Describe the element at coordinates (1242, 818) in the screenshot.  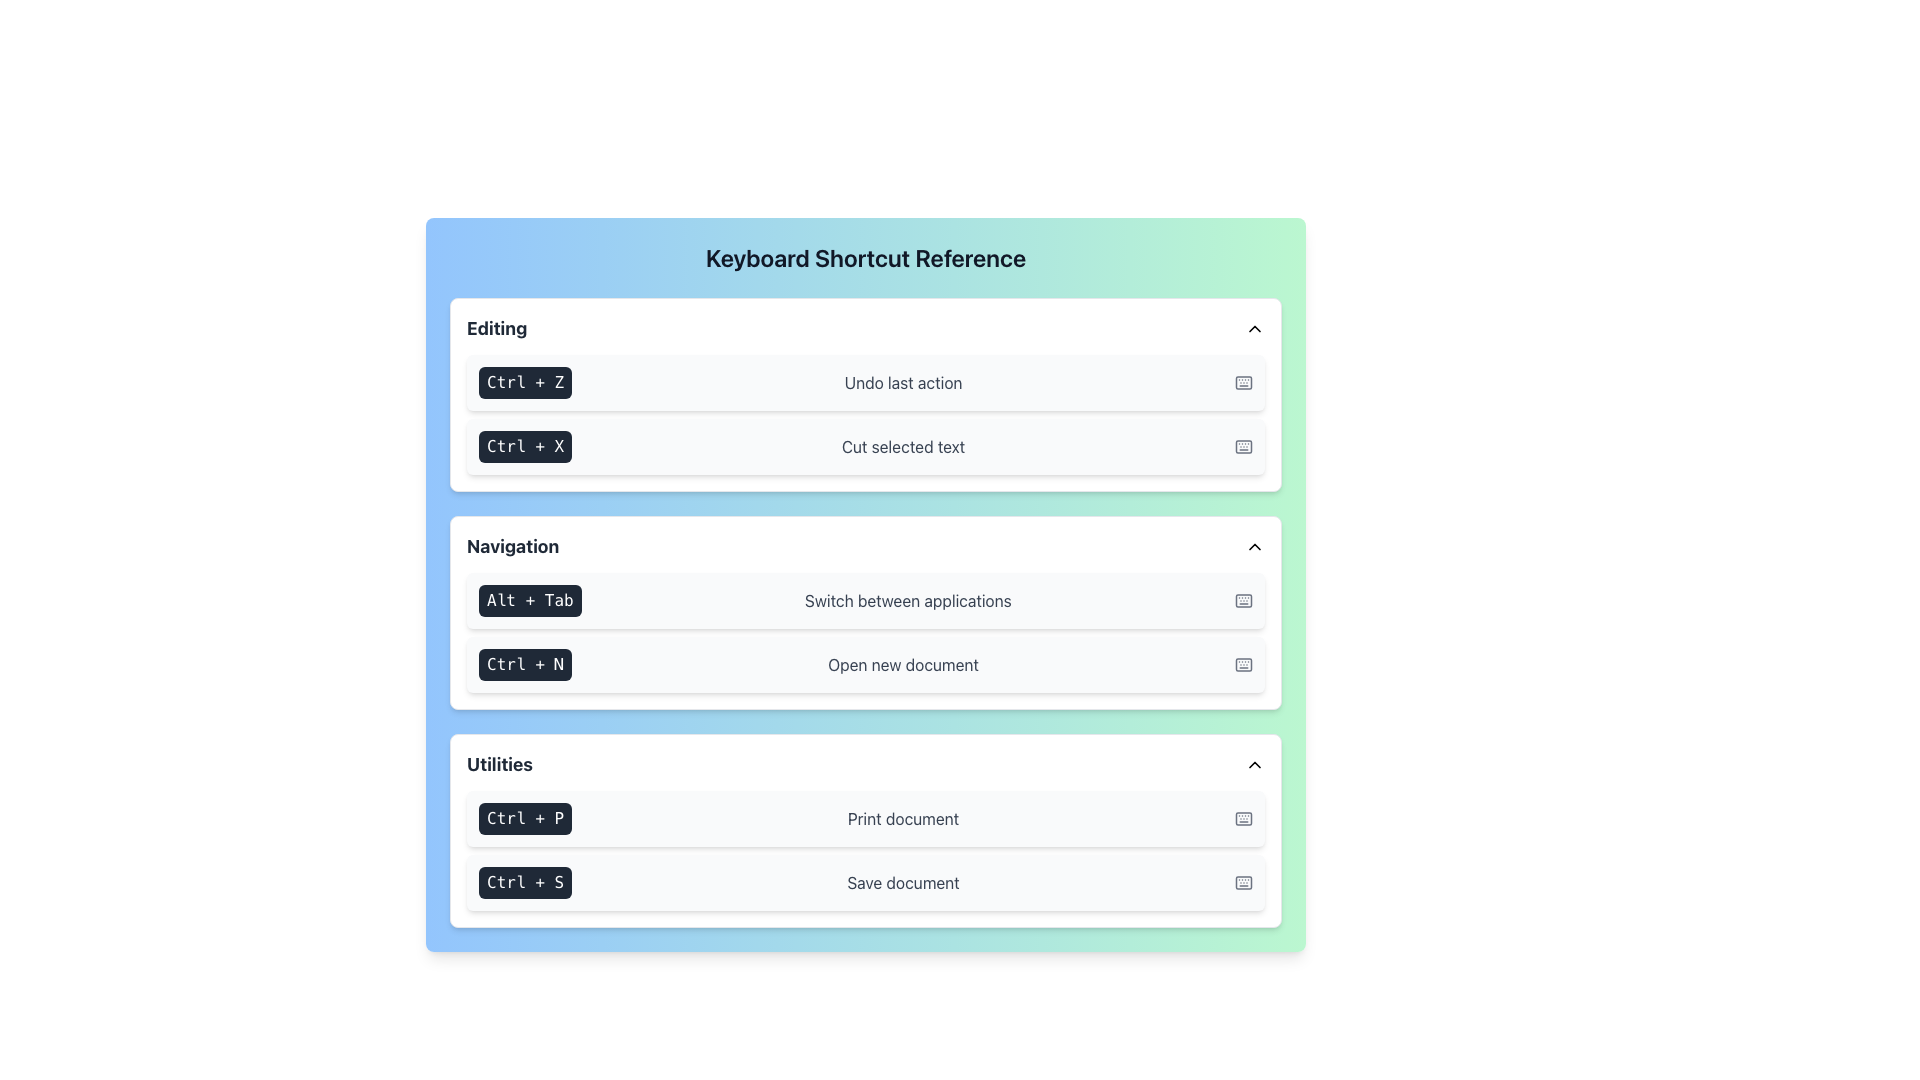
I see `the keyboard shortcut icon located in the bottom section of the interface, right of the 'Print document' text` at that location.